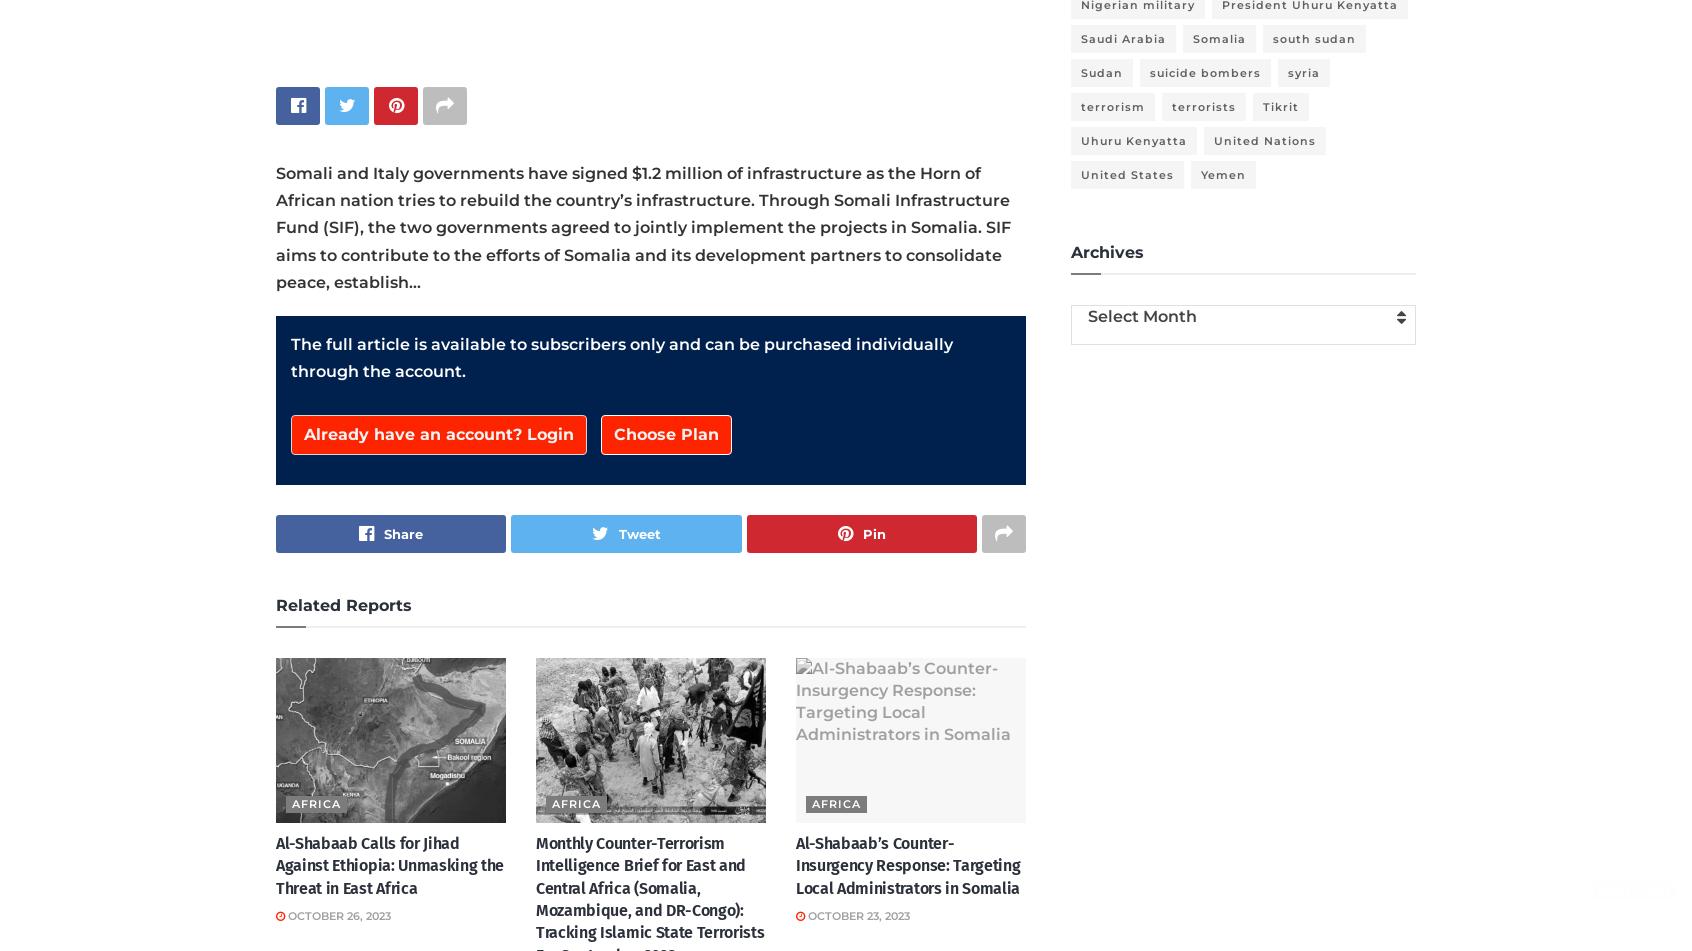  I want to click on 'October 23, 2023', so click(855, 913).